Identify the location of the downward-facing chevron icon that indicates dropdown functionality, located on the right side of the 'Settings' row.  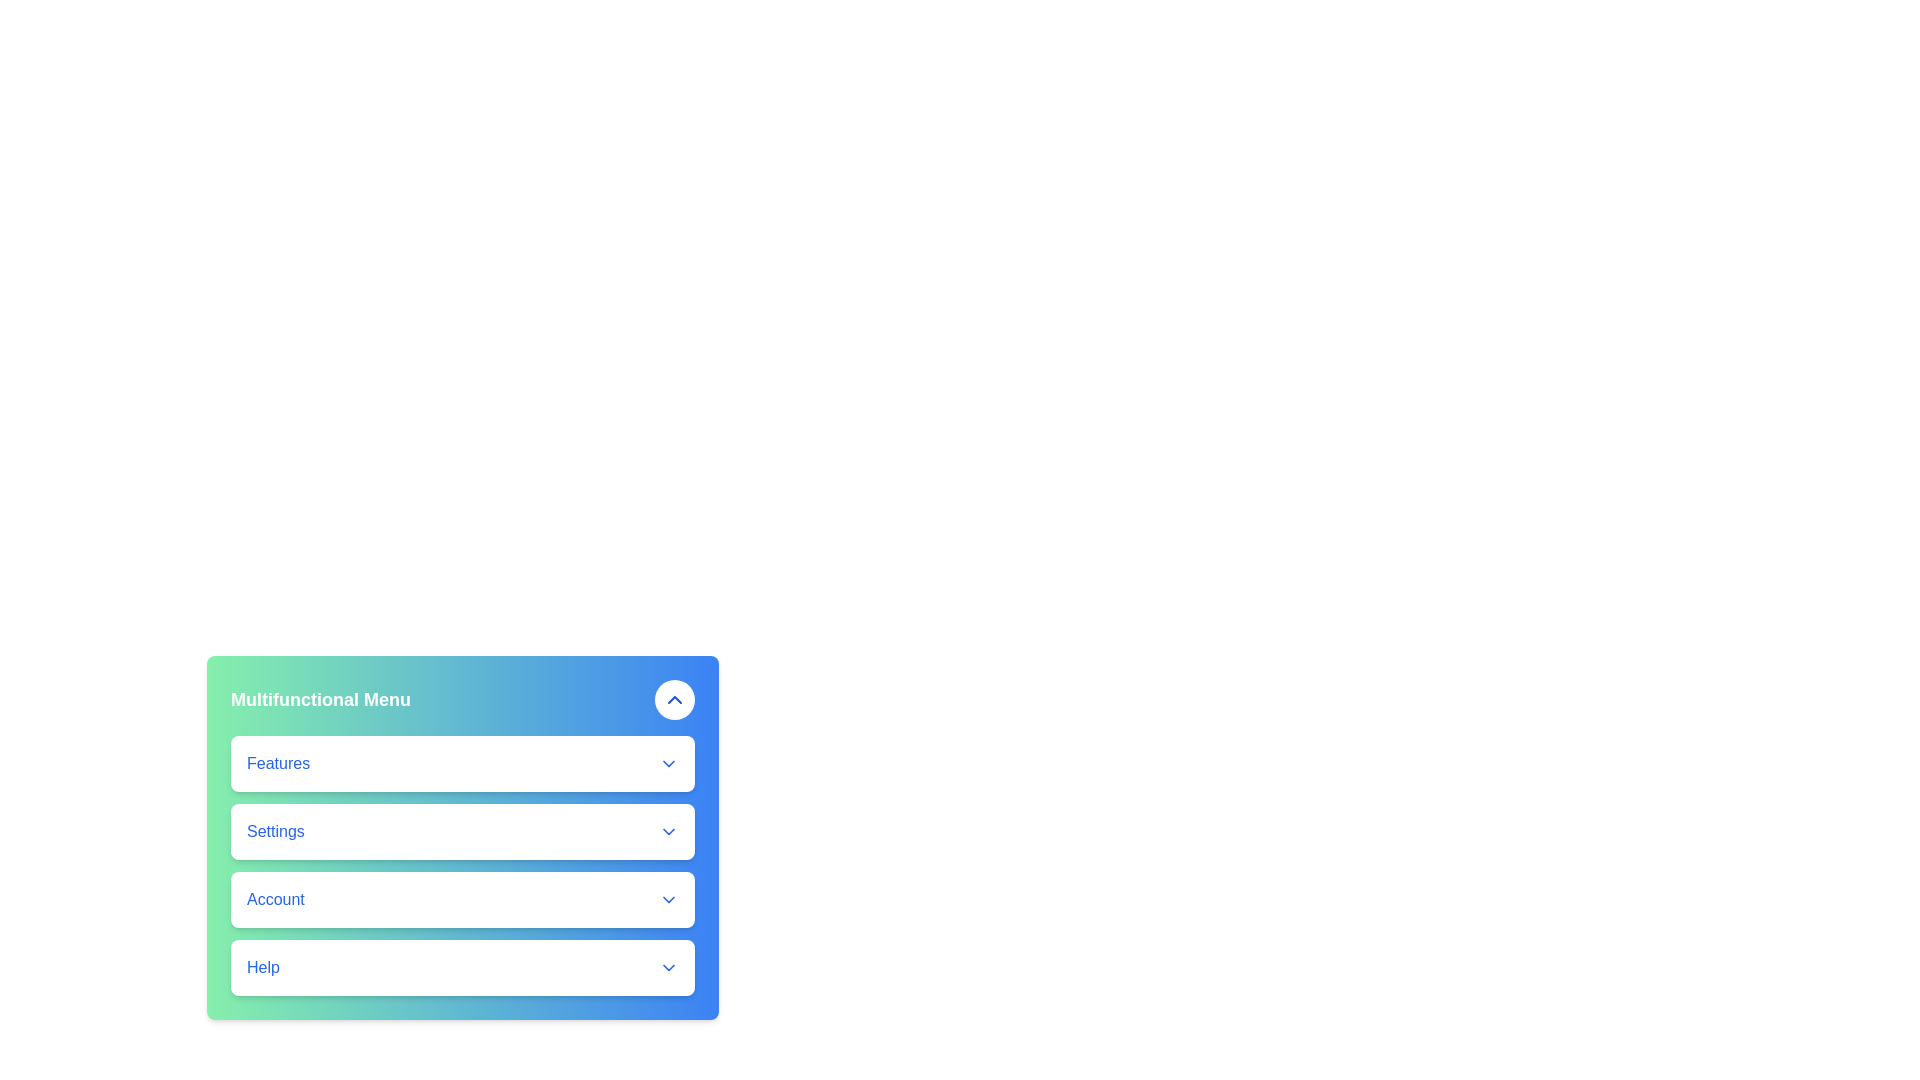
(668, 832).